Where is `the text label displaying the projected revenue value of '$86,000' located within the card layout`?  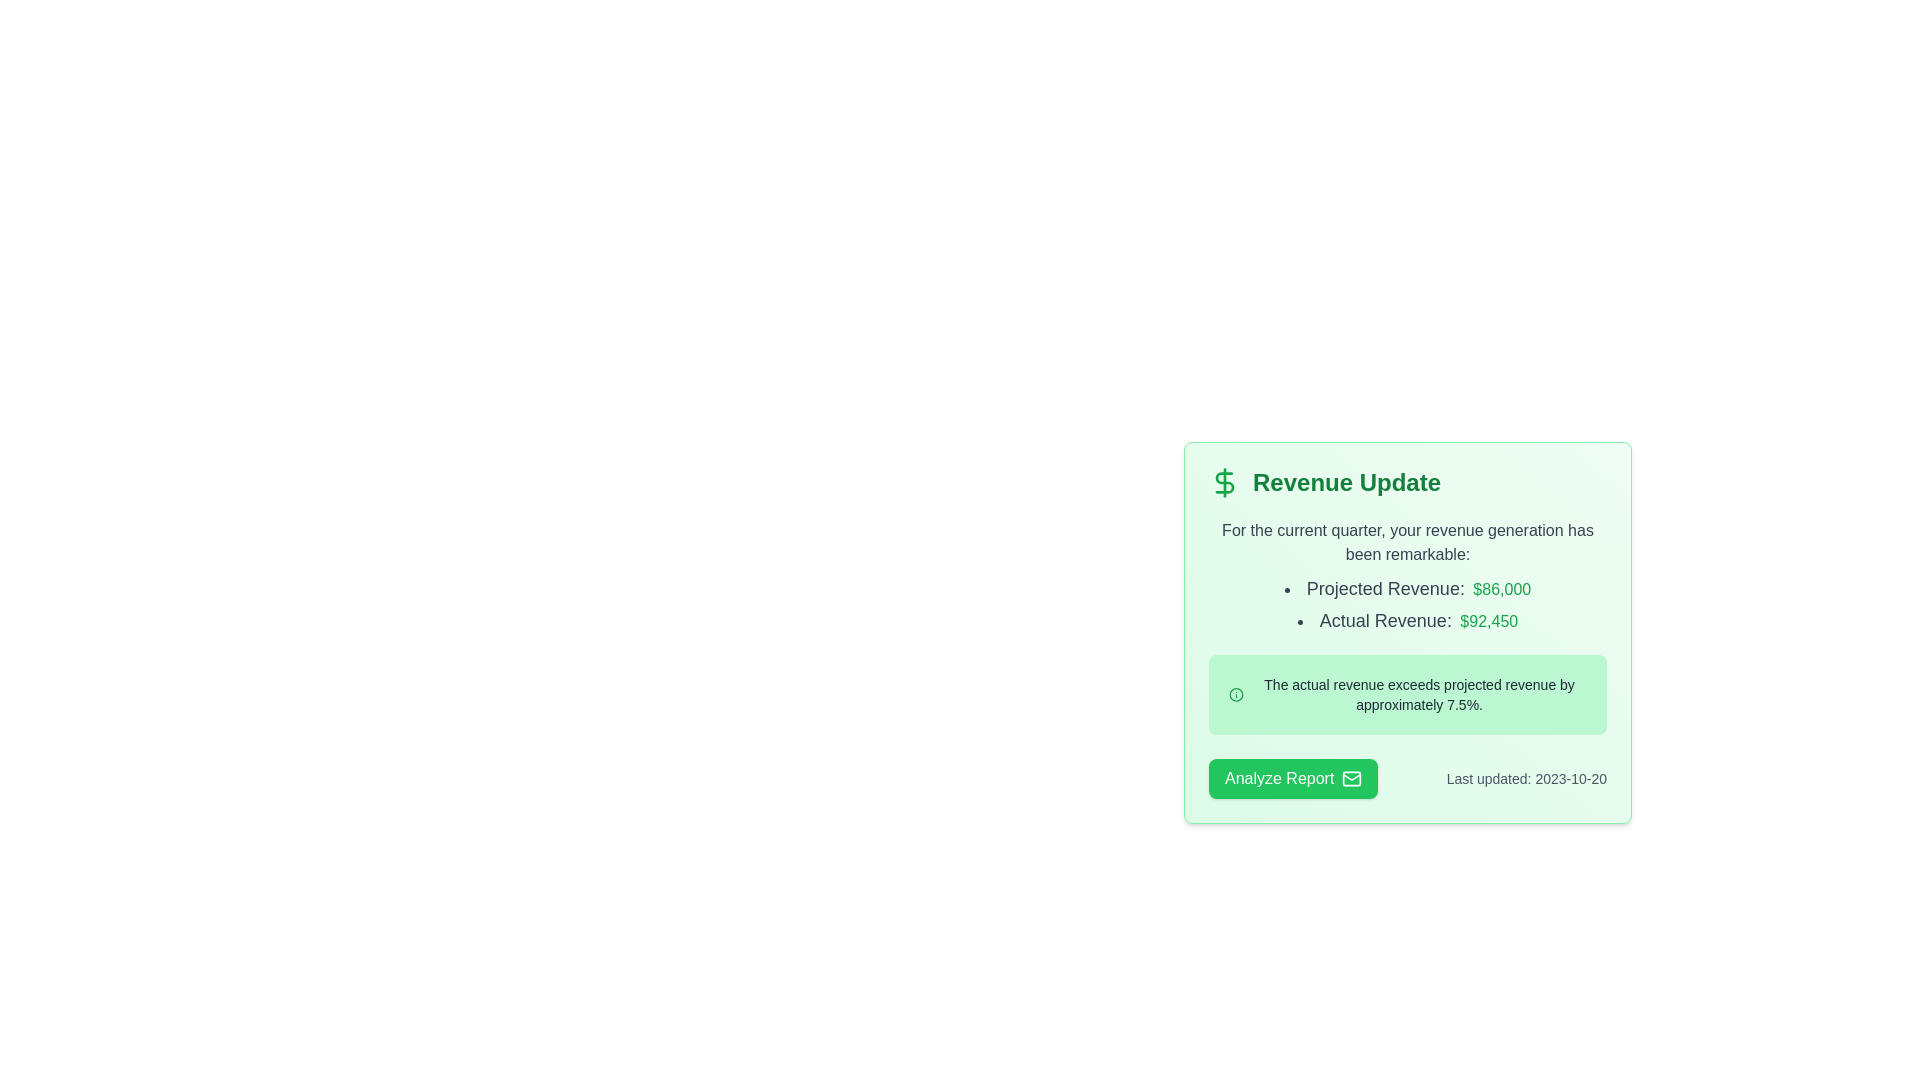 the text label displaying the projected revenue value of '$86,000' located within the card layout is located at coordinates (1502, 588).